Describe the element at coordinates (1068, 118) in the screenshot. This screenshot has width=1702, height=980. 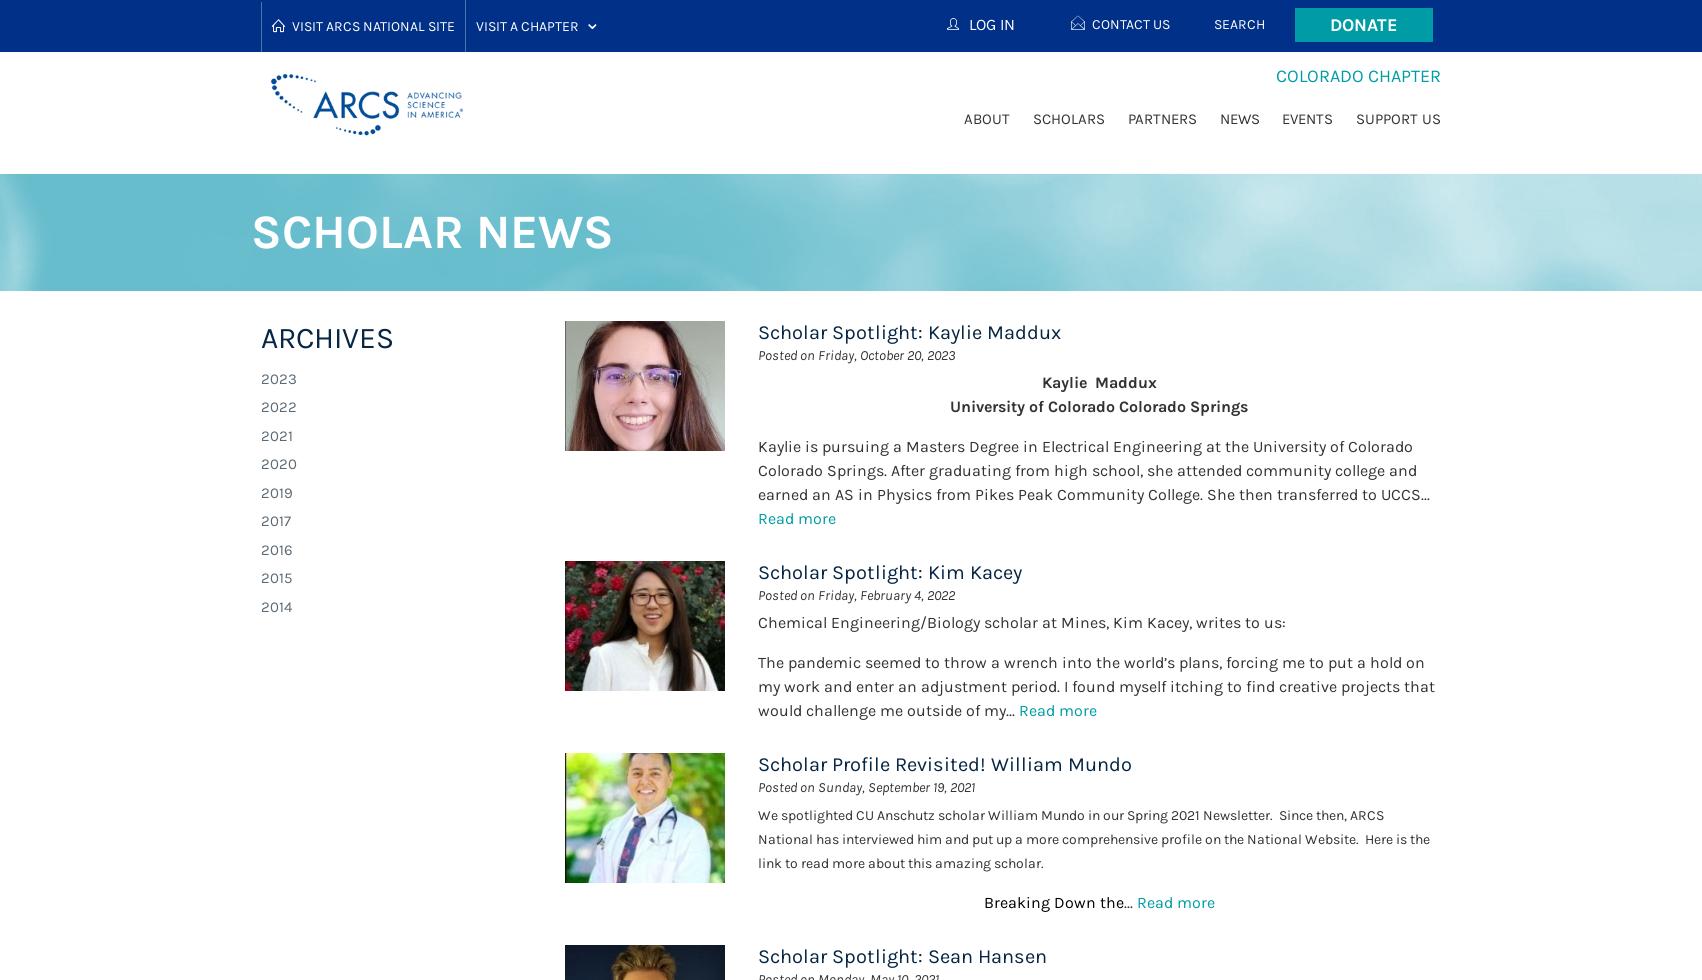
I see `'Scholars'` at that location.